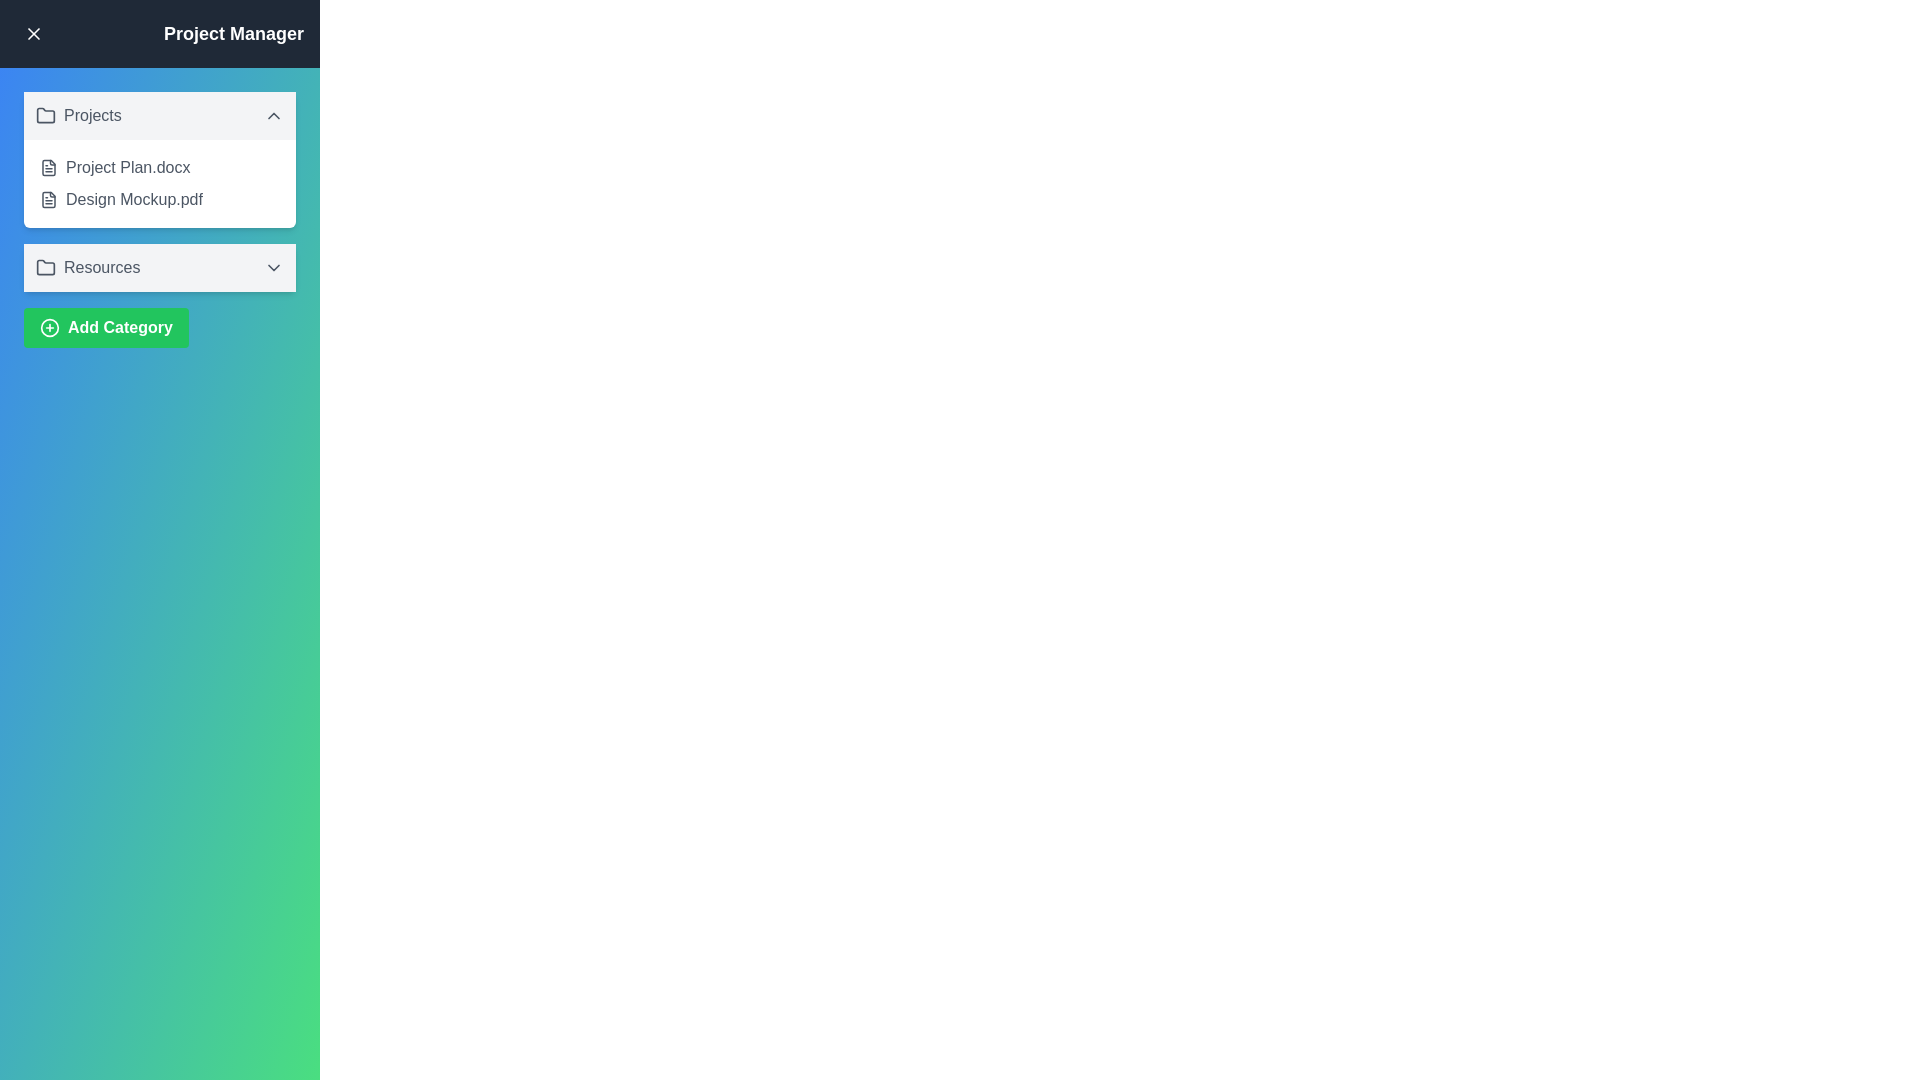 The image size is (1920, 1080). Describe the element at coordinates (158, 115) in the screenshot. I see `the collapsible header bar labeled 'Projects' for keyboard navigation` at that location.